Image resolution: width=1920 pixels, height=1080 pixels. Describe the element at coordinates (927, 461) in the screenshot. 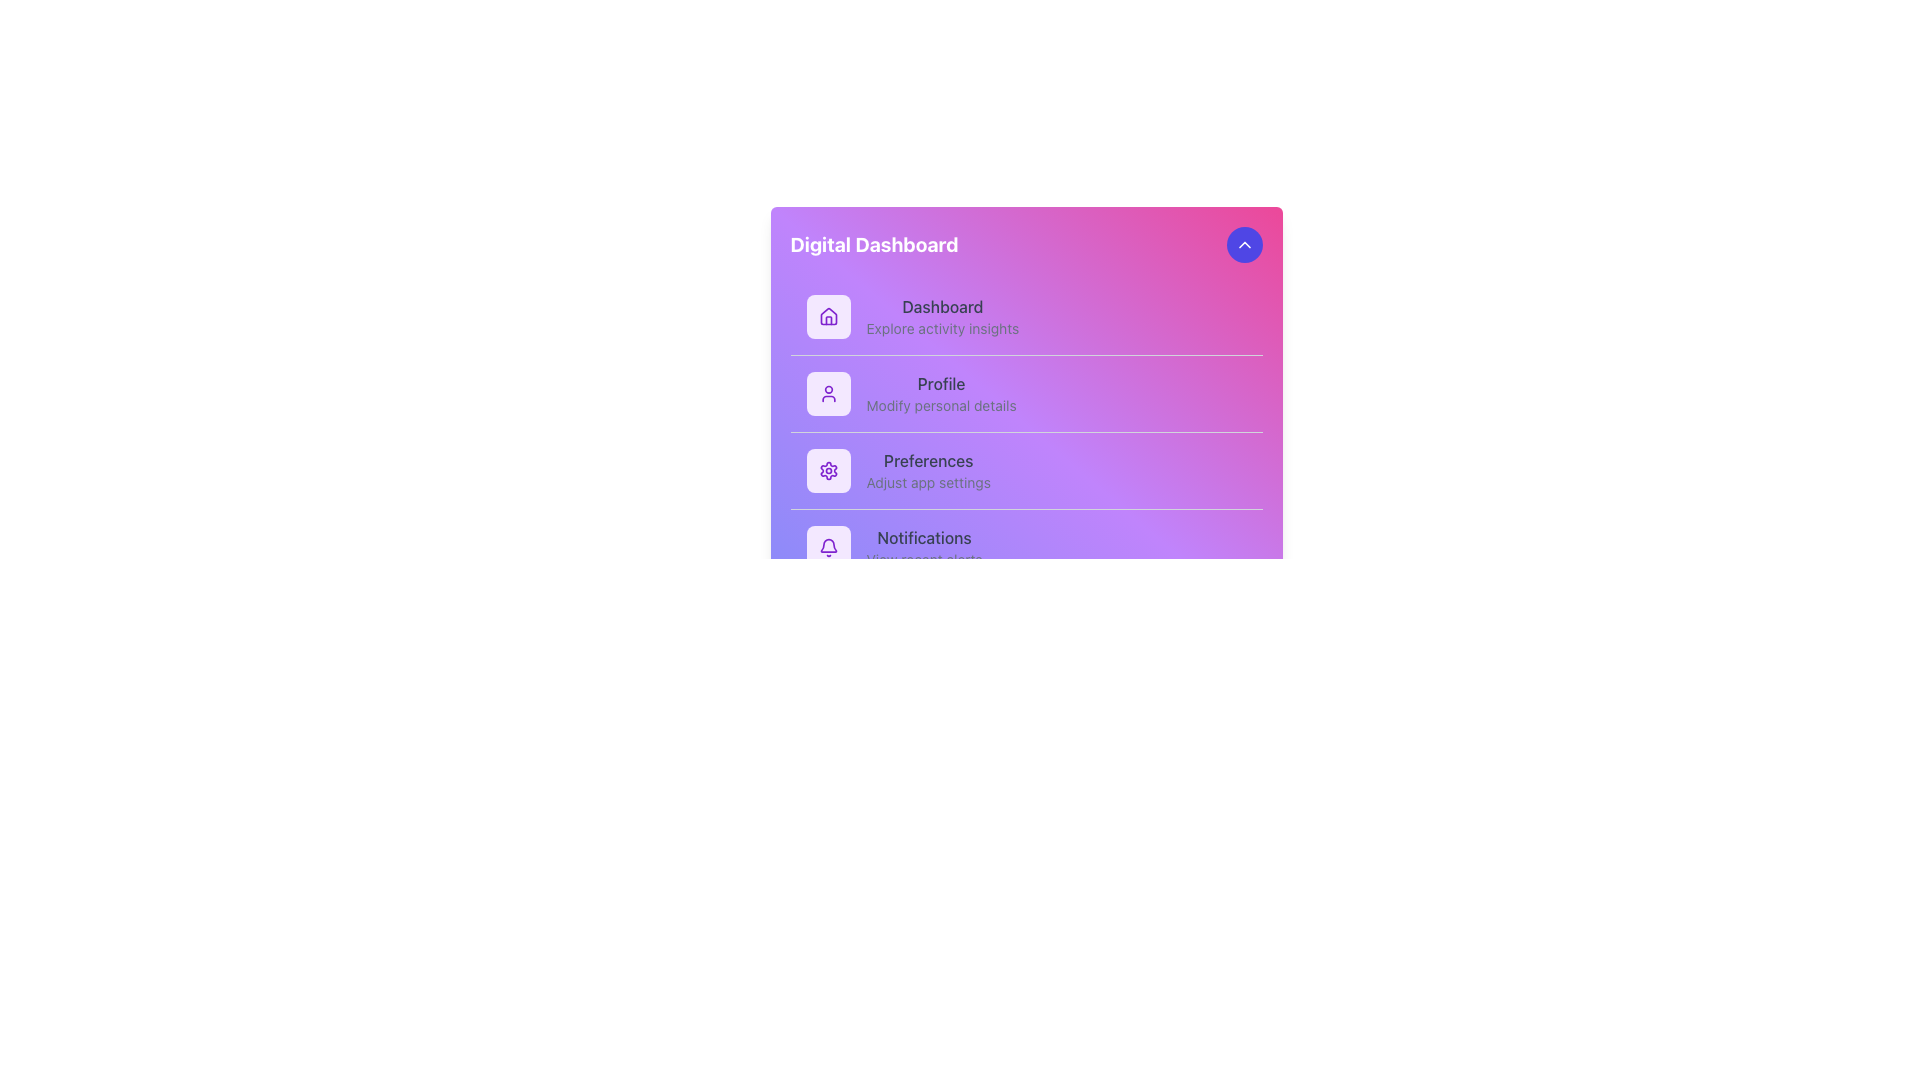

I see `the text label for the navigation item that directs to the application preferences section, located in the third position of the navigation menu` at that location.